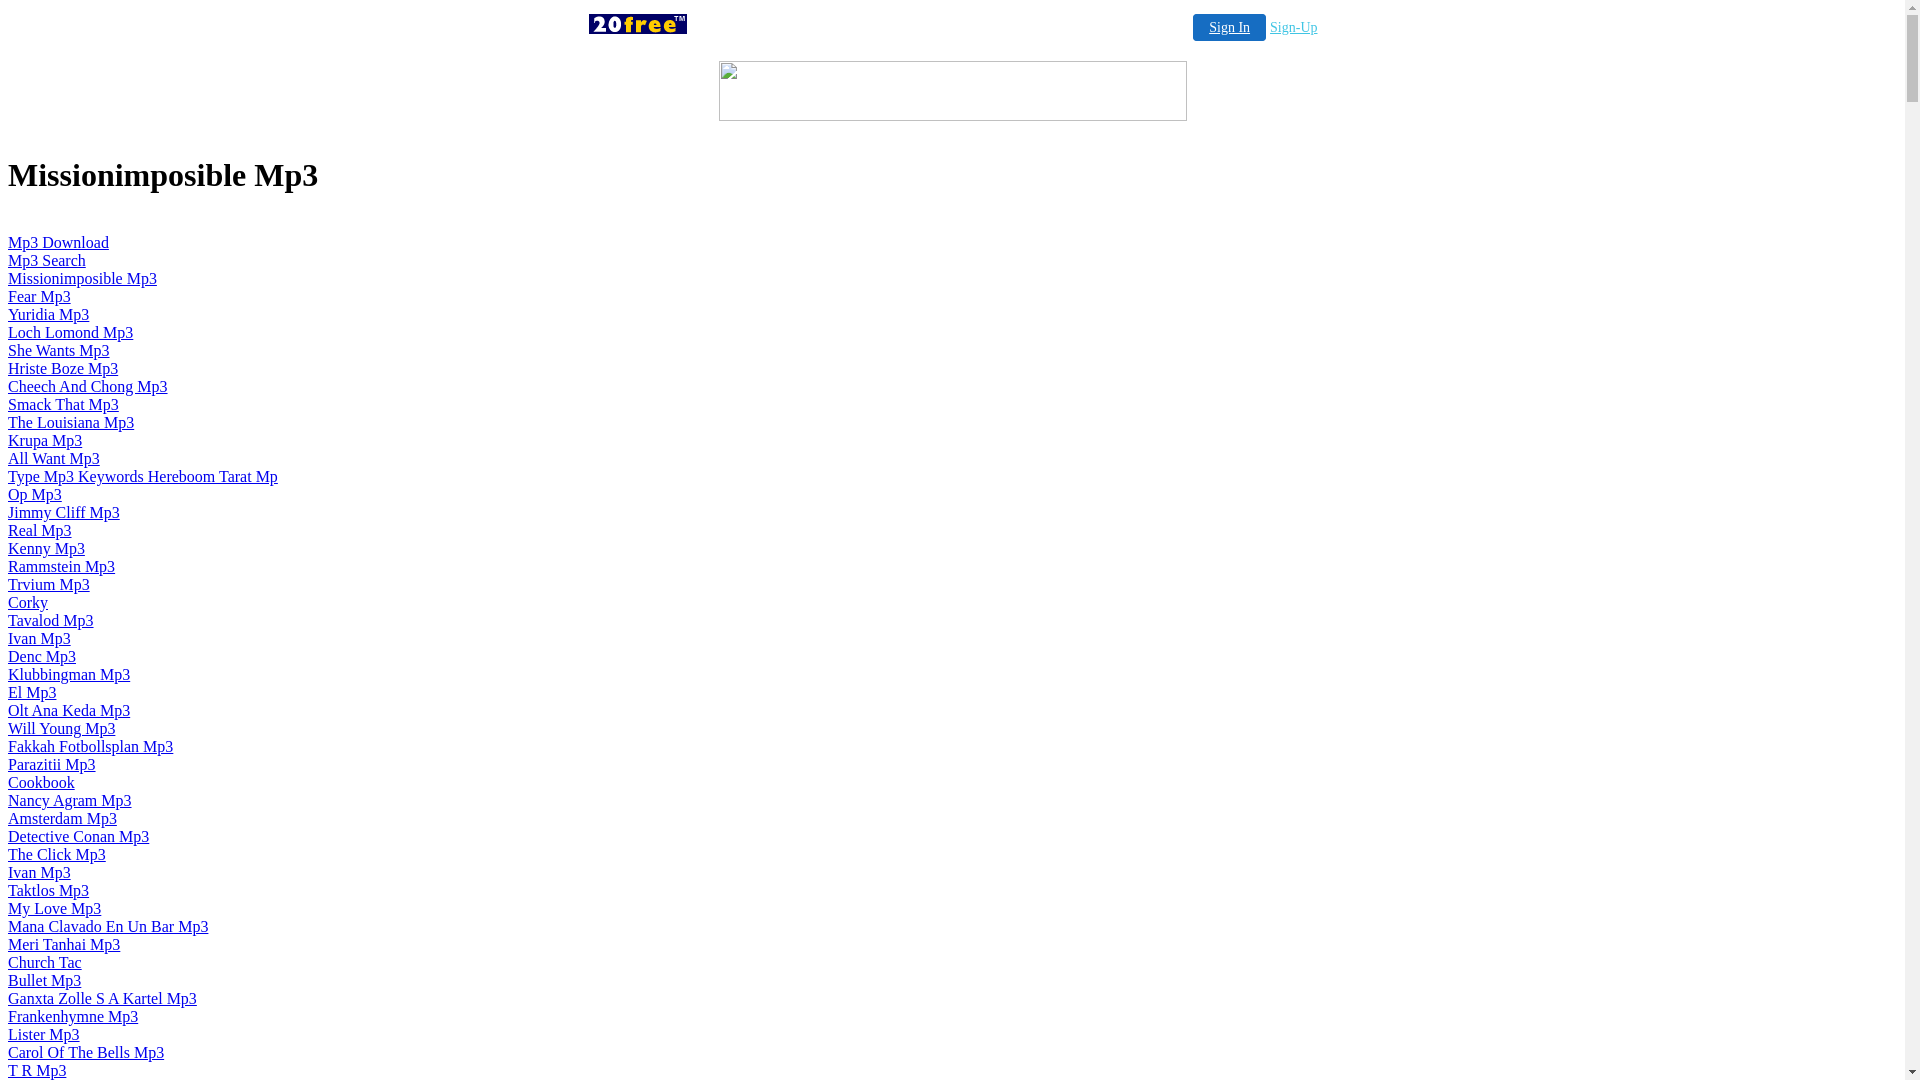 The width and height of the screenshot is (1920, 1080). I want to click on 'Denc Mp3', so click(8, 656).